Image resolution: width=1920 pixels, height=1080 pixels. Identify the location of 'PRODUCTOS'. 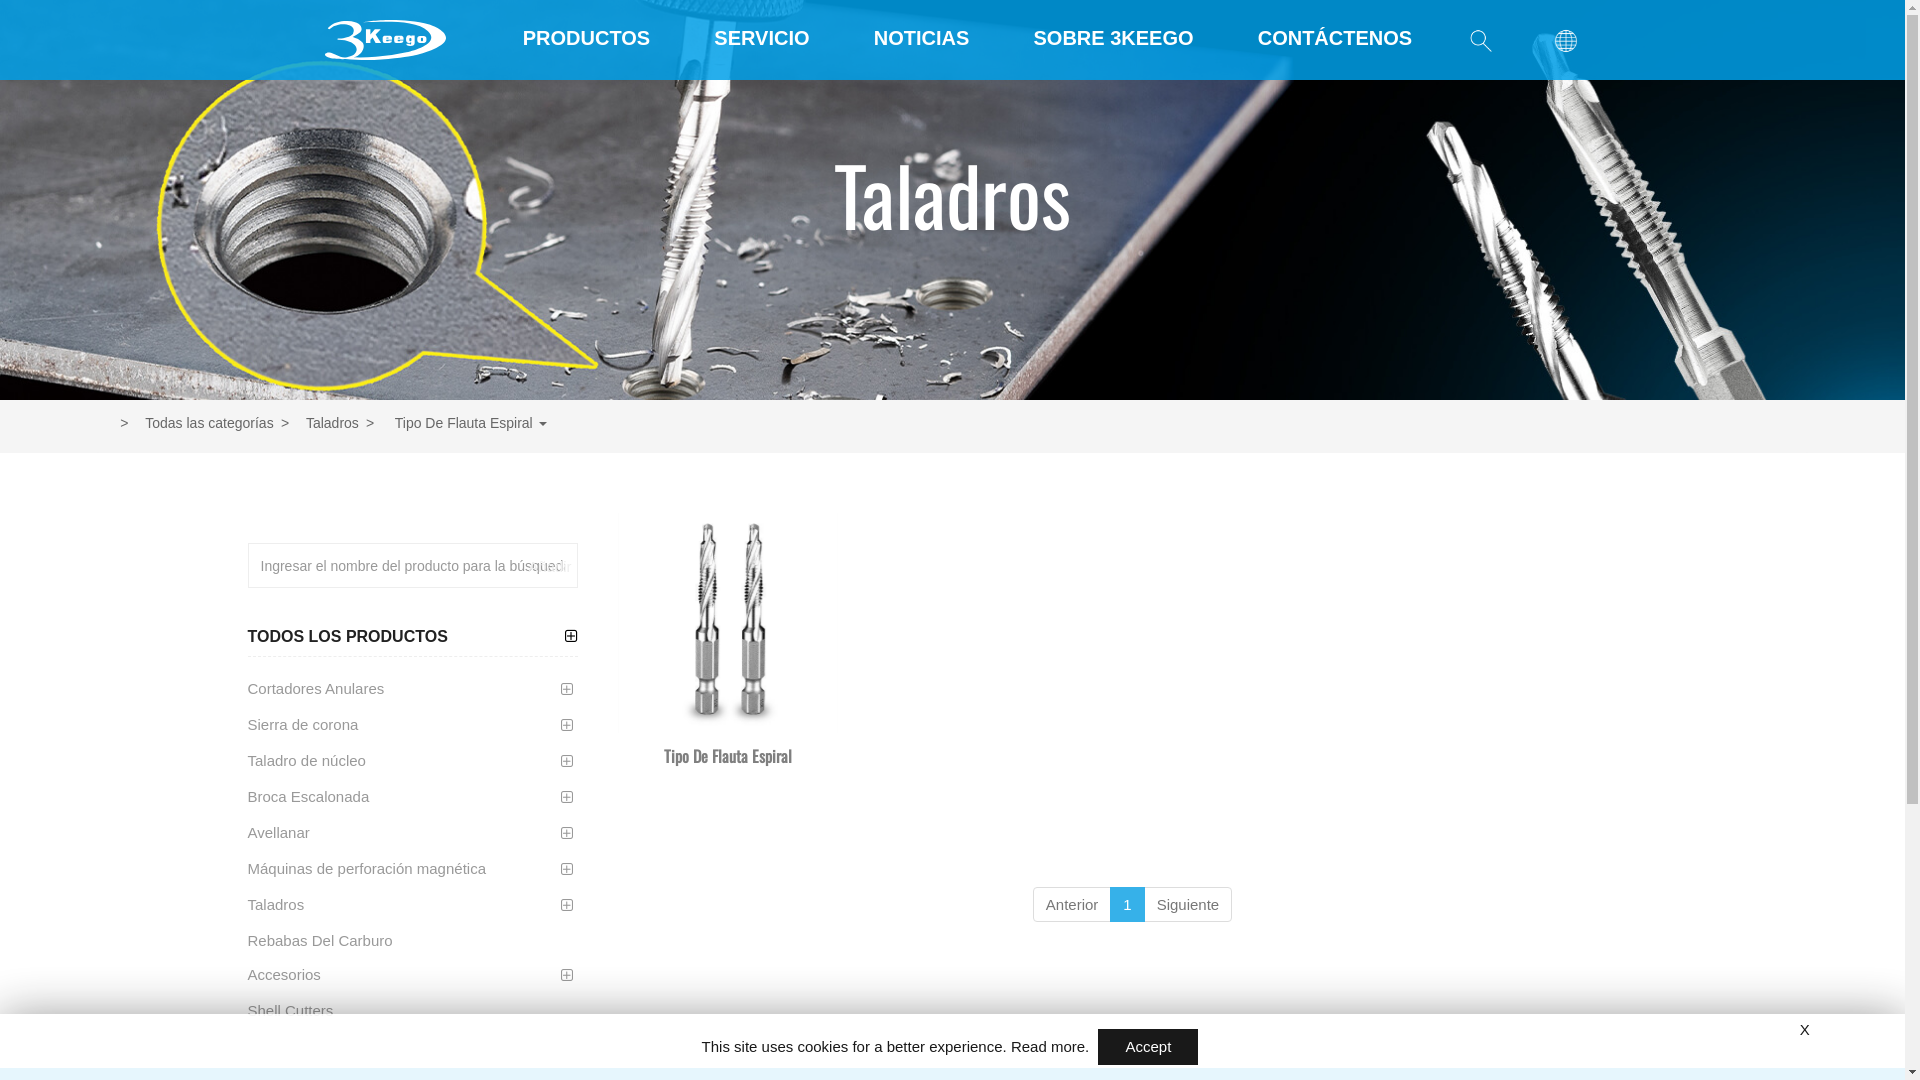
(585, 38).